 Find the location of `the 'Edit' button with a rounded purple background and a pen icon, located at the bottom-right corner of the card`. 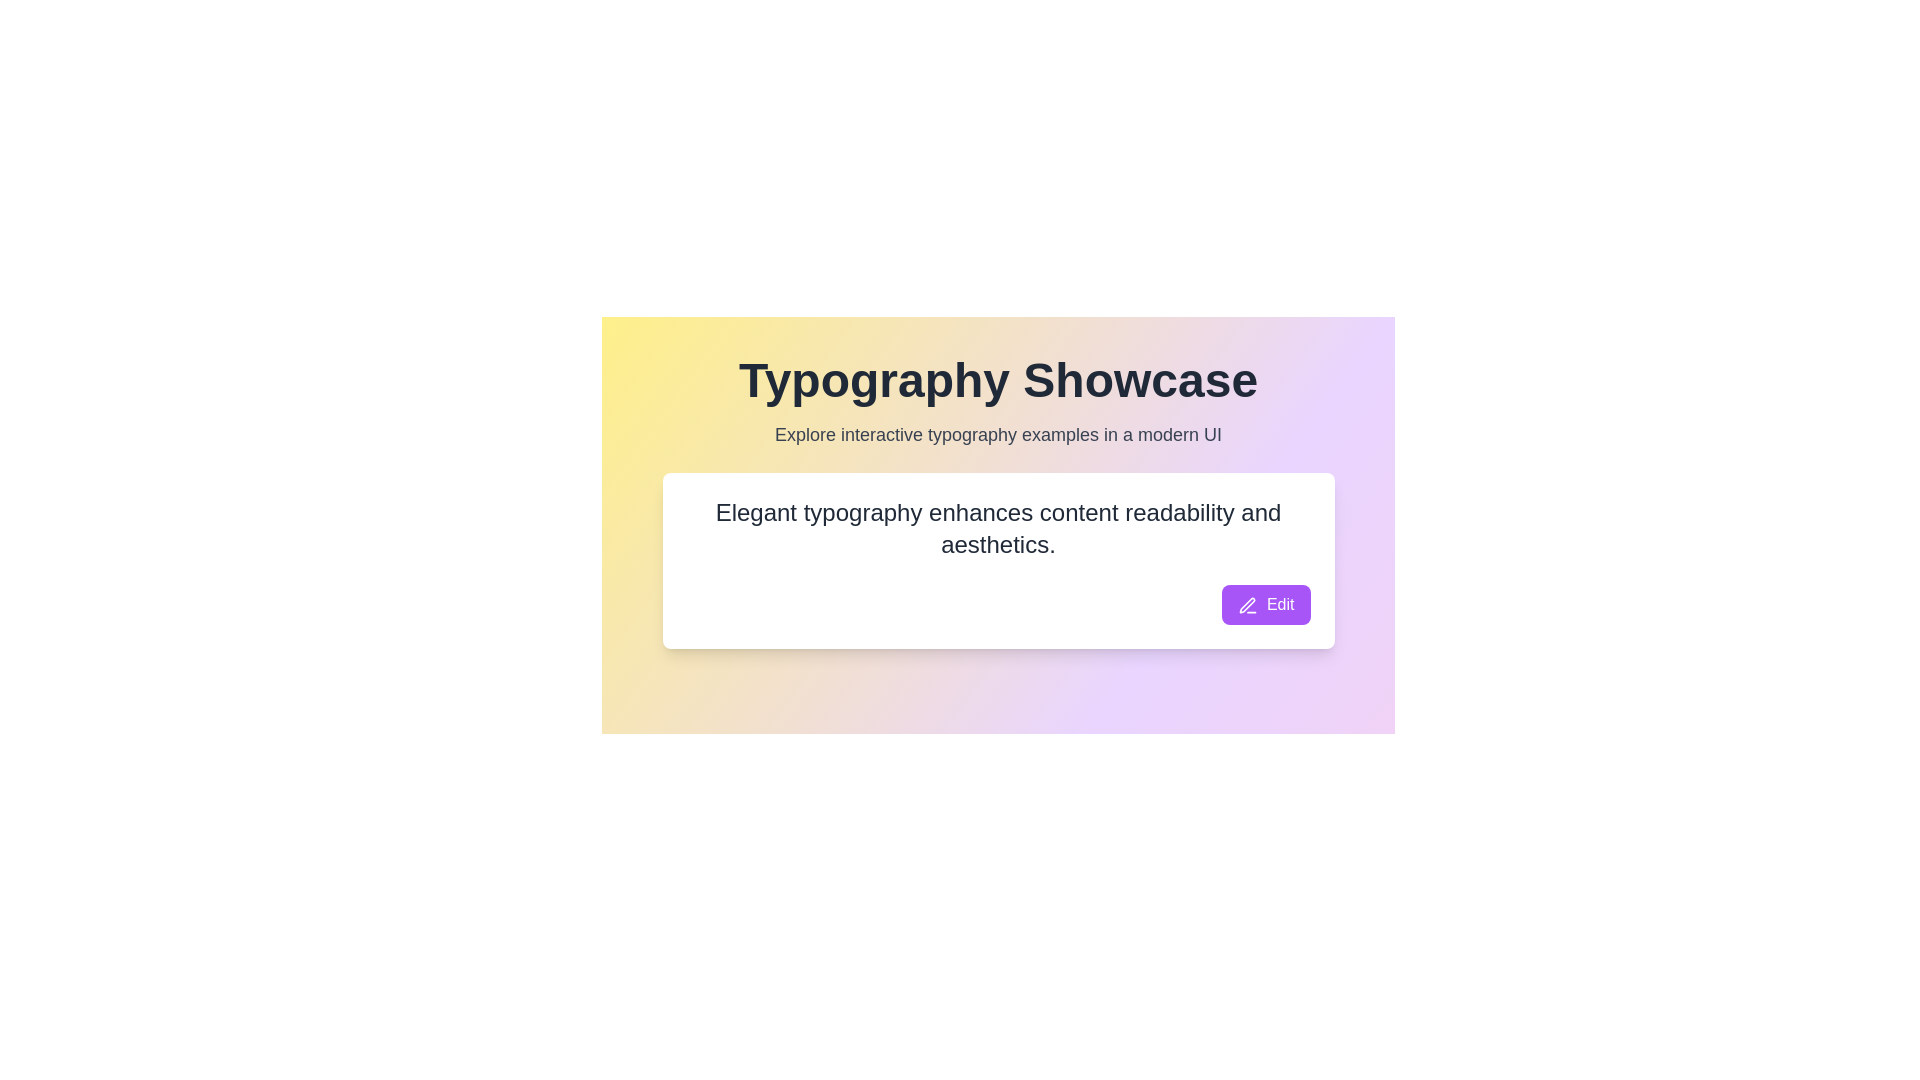

the 'Edit' button with a rounded purple background and a pen icon, located at the bottom-right corner of the card is located at coordinates (1265, 604).